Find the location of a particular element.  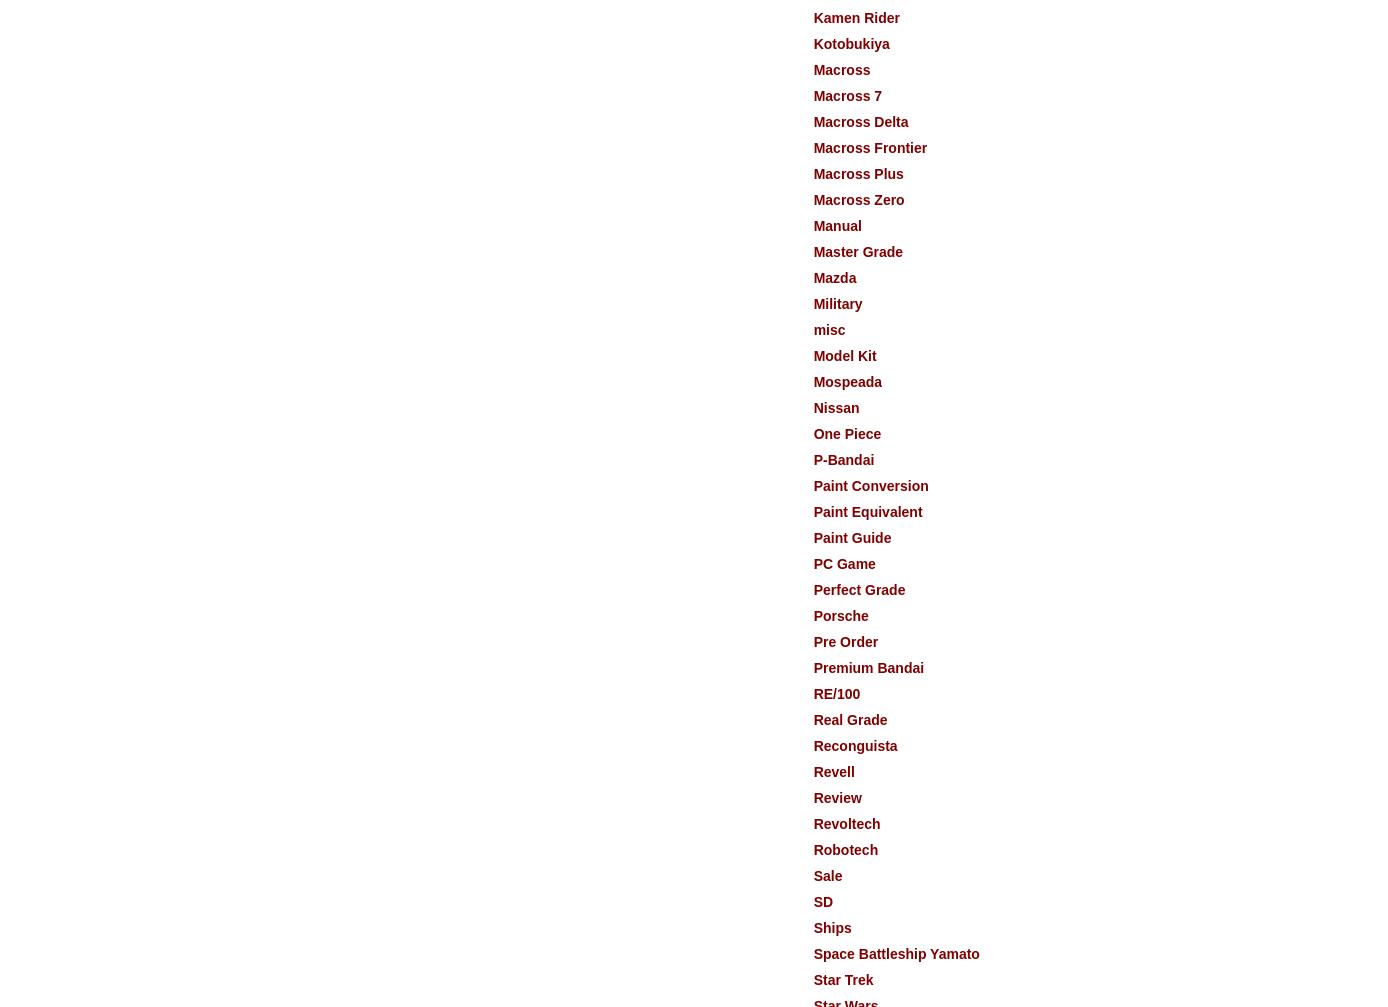

'Pre Order' is located at coordinates (845, 640).